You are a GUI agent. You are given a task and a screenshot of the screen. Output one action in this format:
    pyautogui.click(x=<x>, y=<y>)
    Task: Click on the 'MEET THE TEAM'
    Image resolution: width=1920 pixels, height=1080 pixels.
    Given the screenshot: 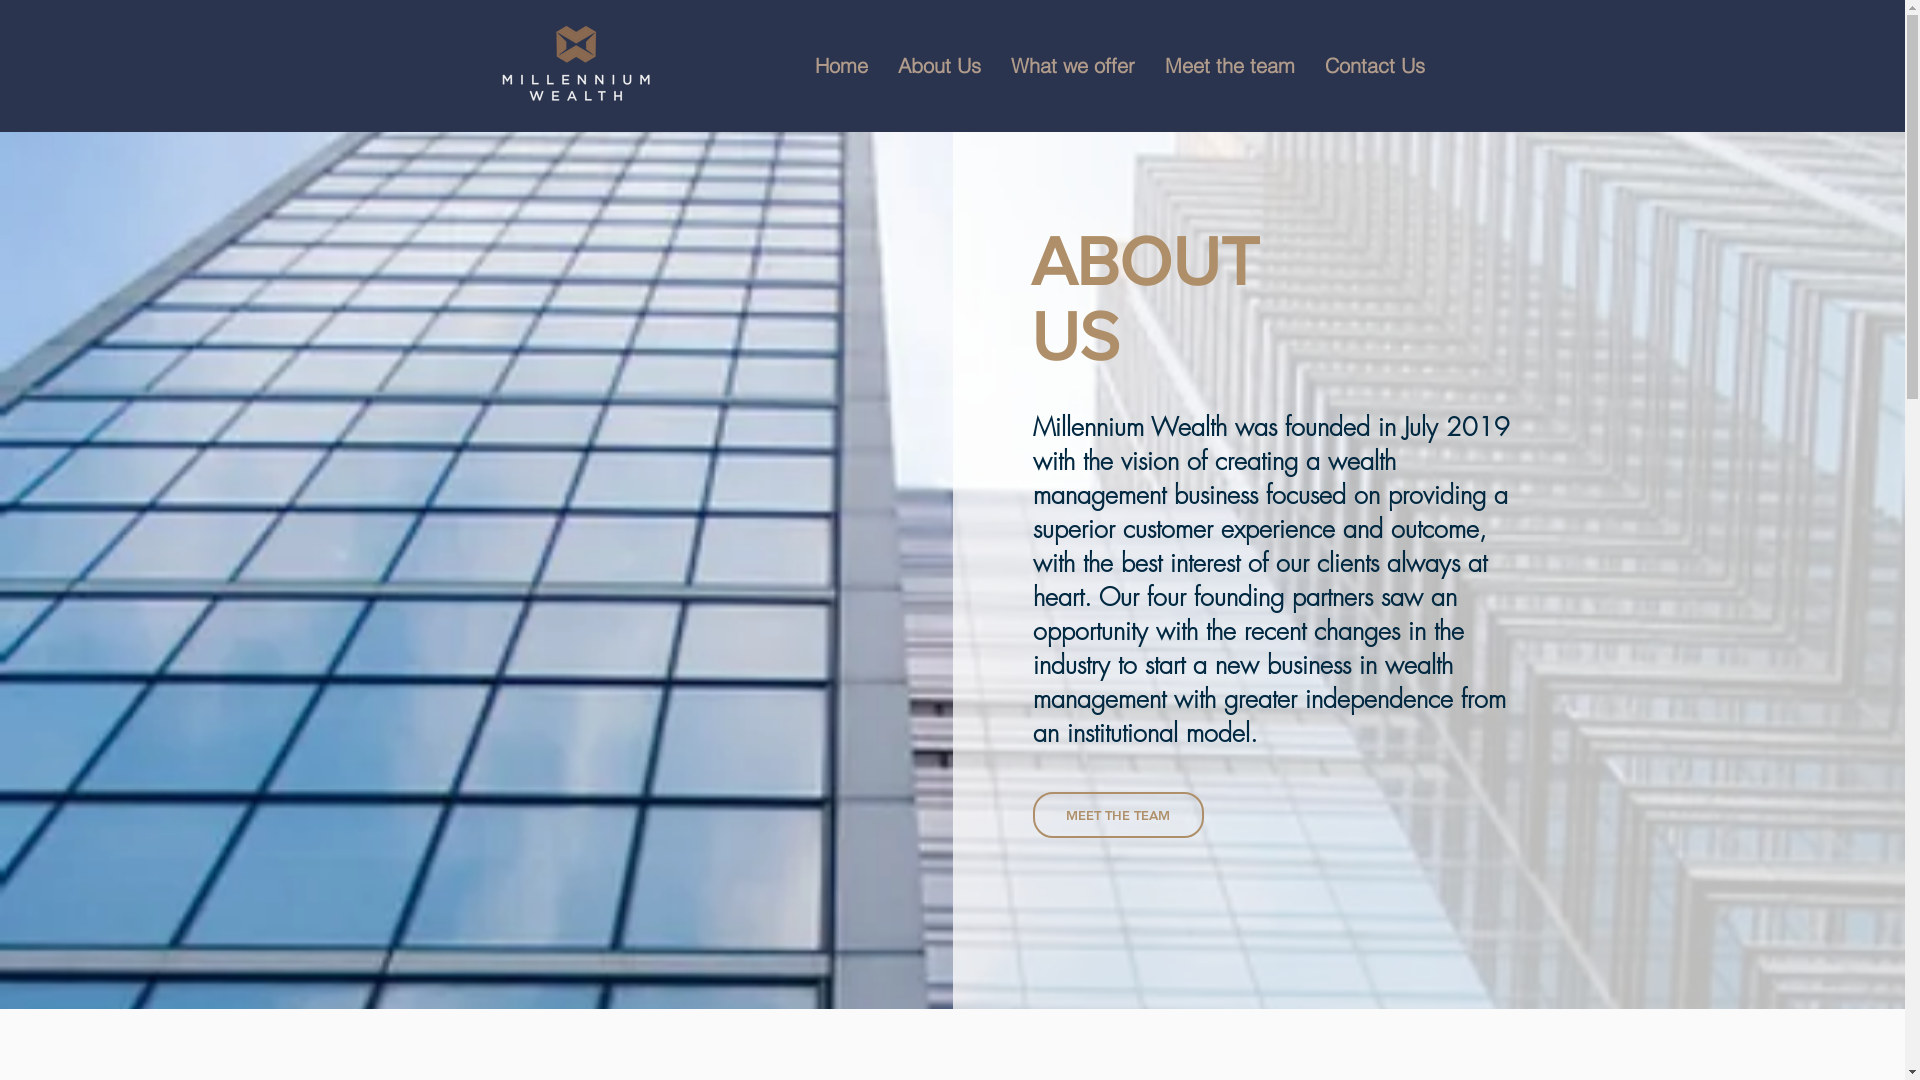 What is the action you would take?
    pyautogui.click(x=1116, y=814)
    